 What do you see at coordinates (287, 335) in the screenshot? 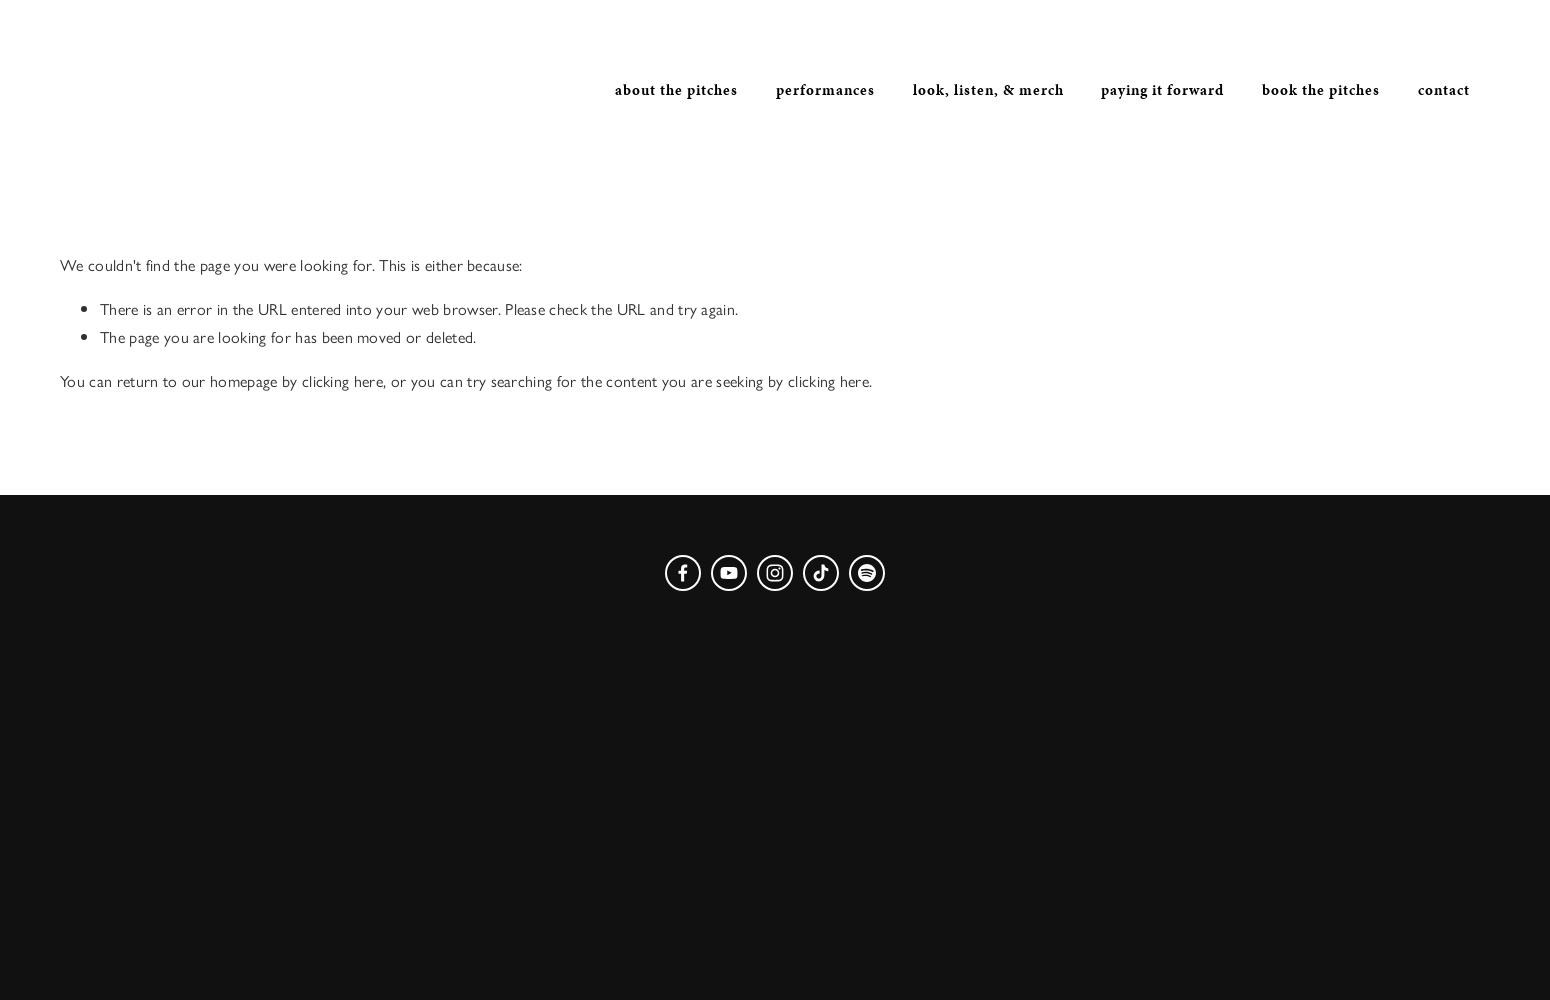
I see `'The page you are looking for has been moved or deleted.'` at bounding box center [287, 335].